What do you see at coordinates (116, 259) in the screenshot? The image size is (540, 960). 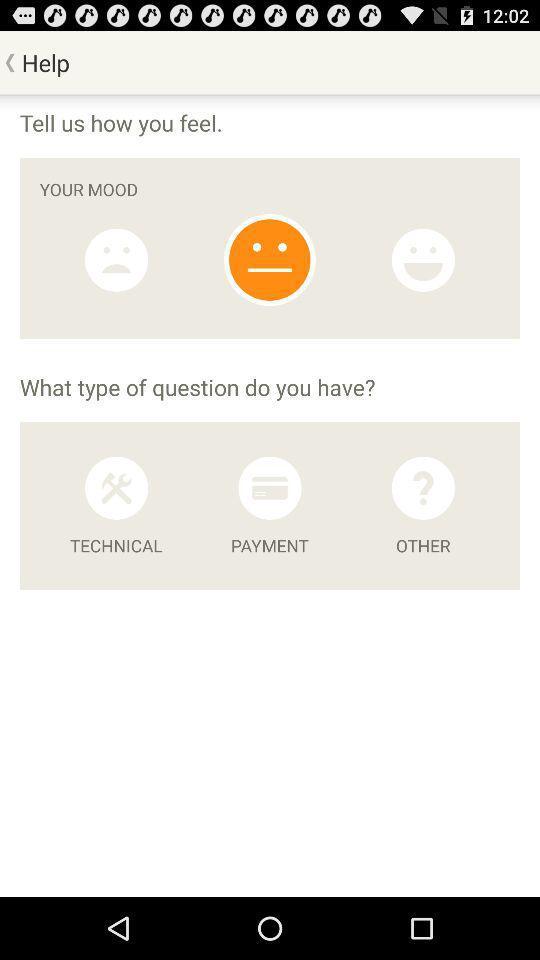 I see `sad mood` at bounding box center [116, 259].